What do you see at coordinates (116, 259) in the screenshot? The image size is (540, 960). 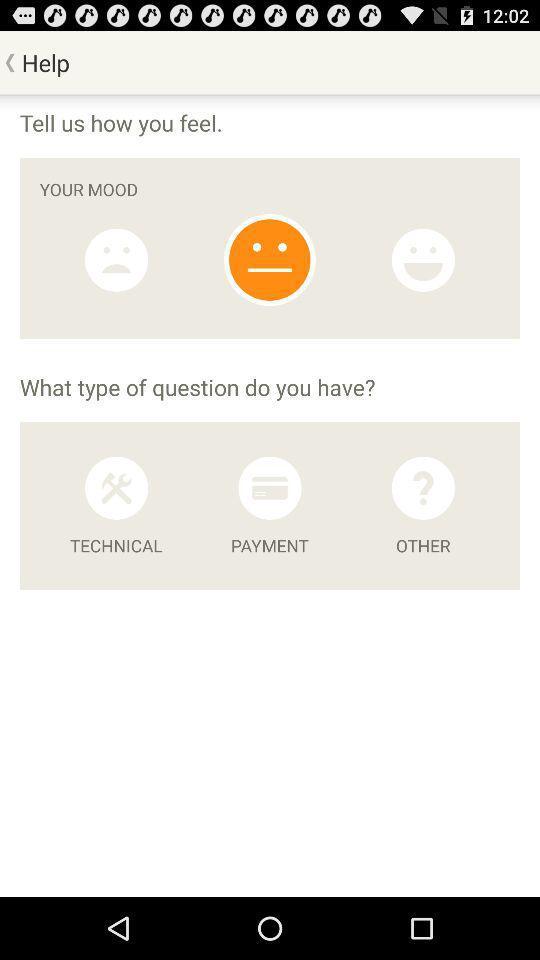 I see `sad mood` at bounding box center [116, 259].